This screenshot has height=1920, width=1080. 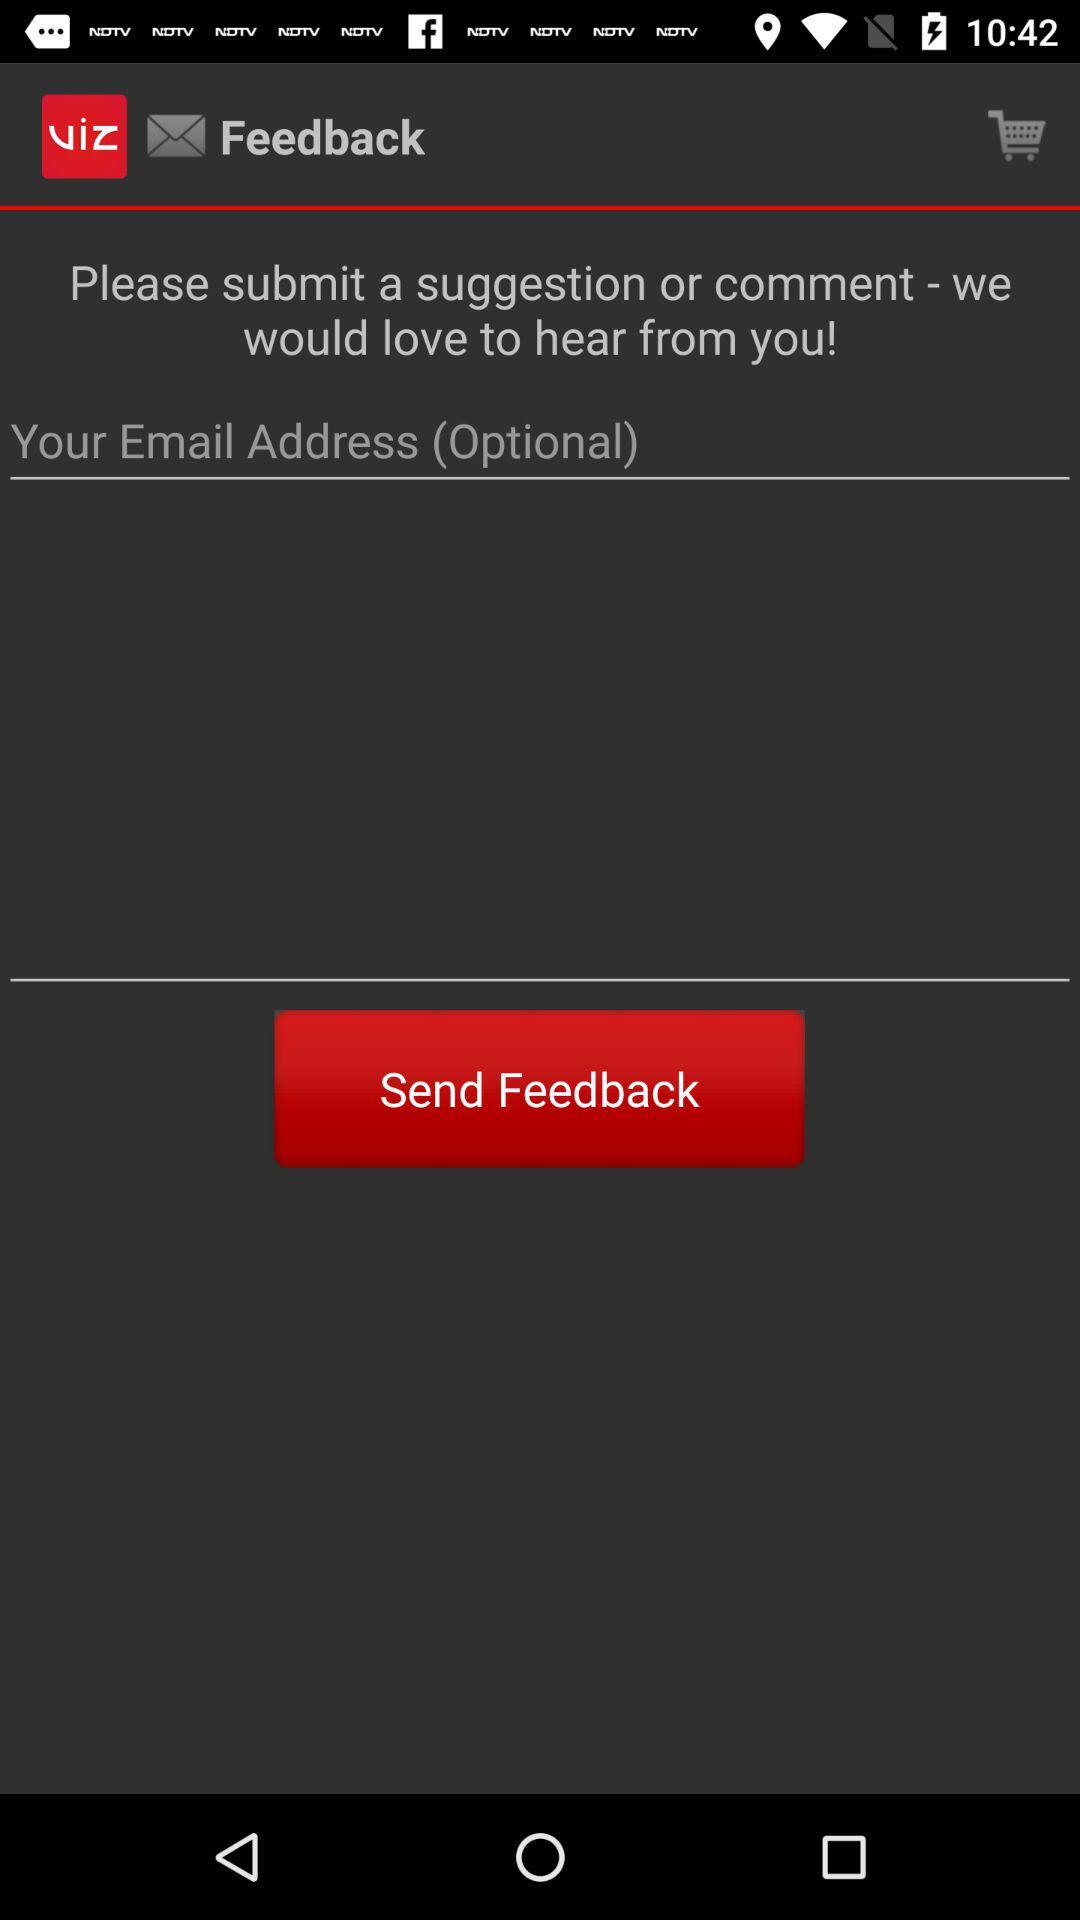 What do you see at coordinates (540, 750) in the screenshot?
I see `icon above send feedback icon` at bounding box center [540, 750].